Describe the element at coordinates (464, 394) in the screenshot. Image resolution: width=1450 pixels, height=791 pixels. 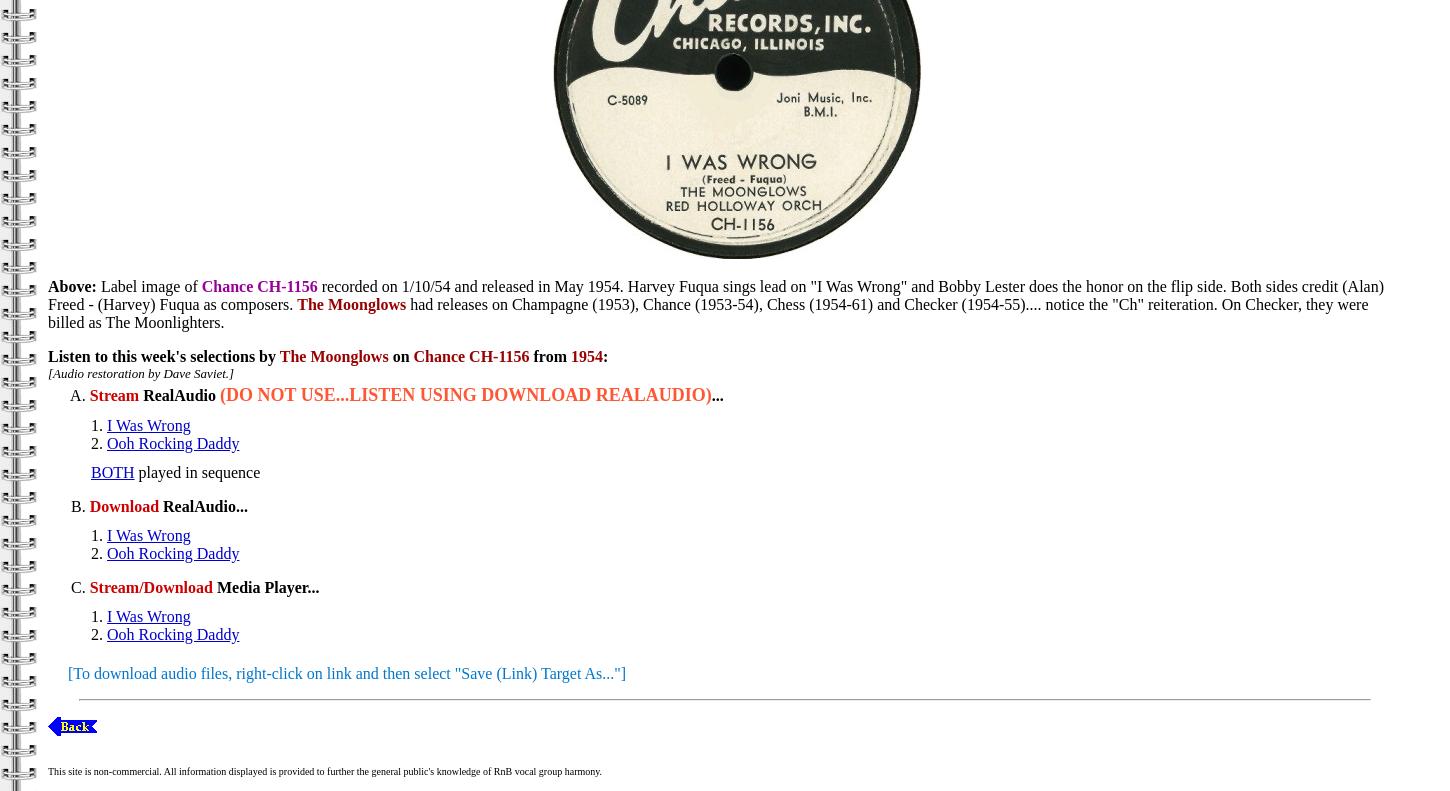
I see `'(DO NOT USE...LISTEN USING DOWNLOAD REALAUDIO)'` at that location.